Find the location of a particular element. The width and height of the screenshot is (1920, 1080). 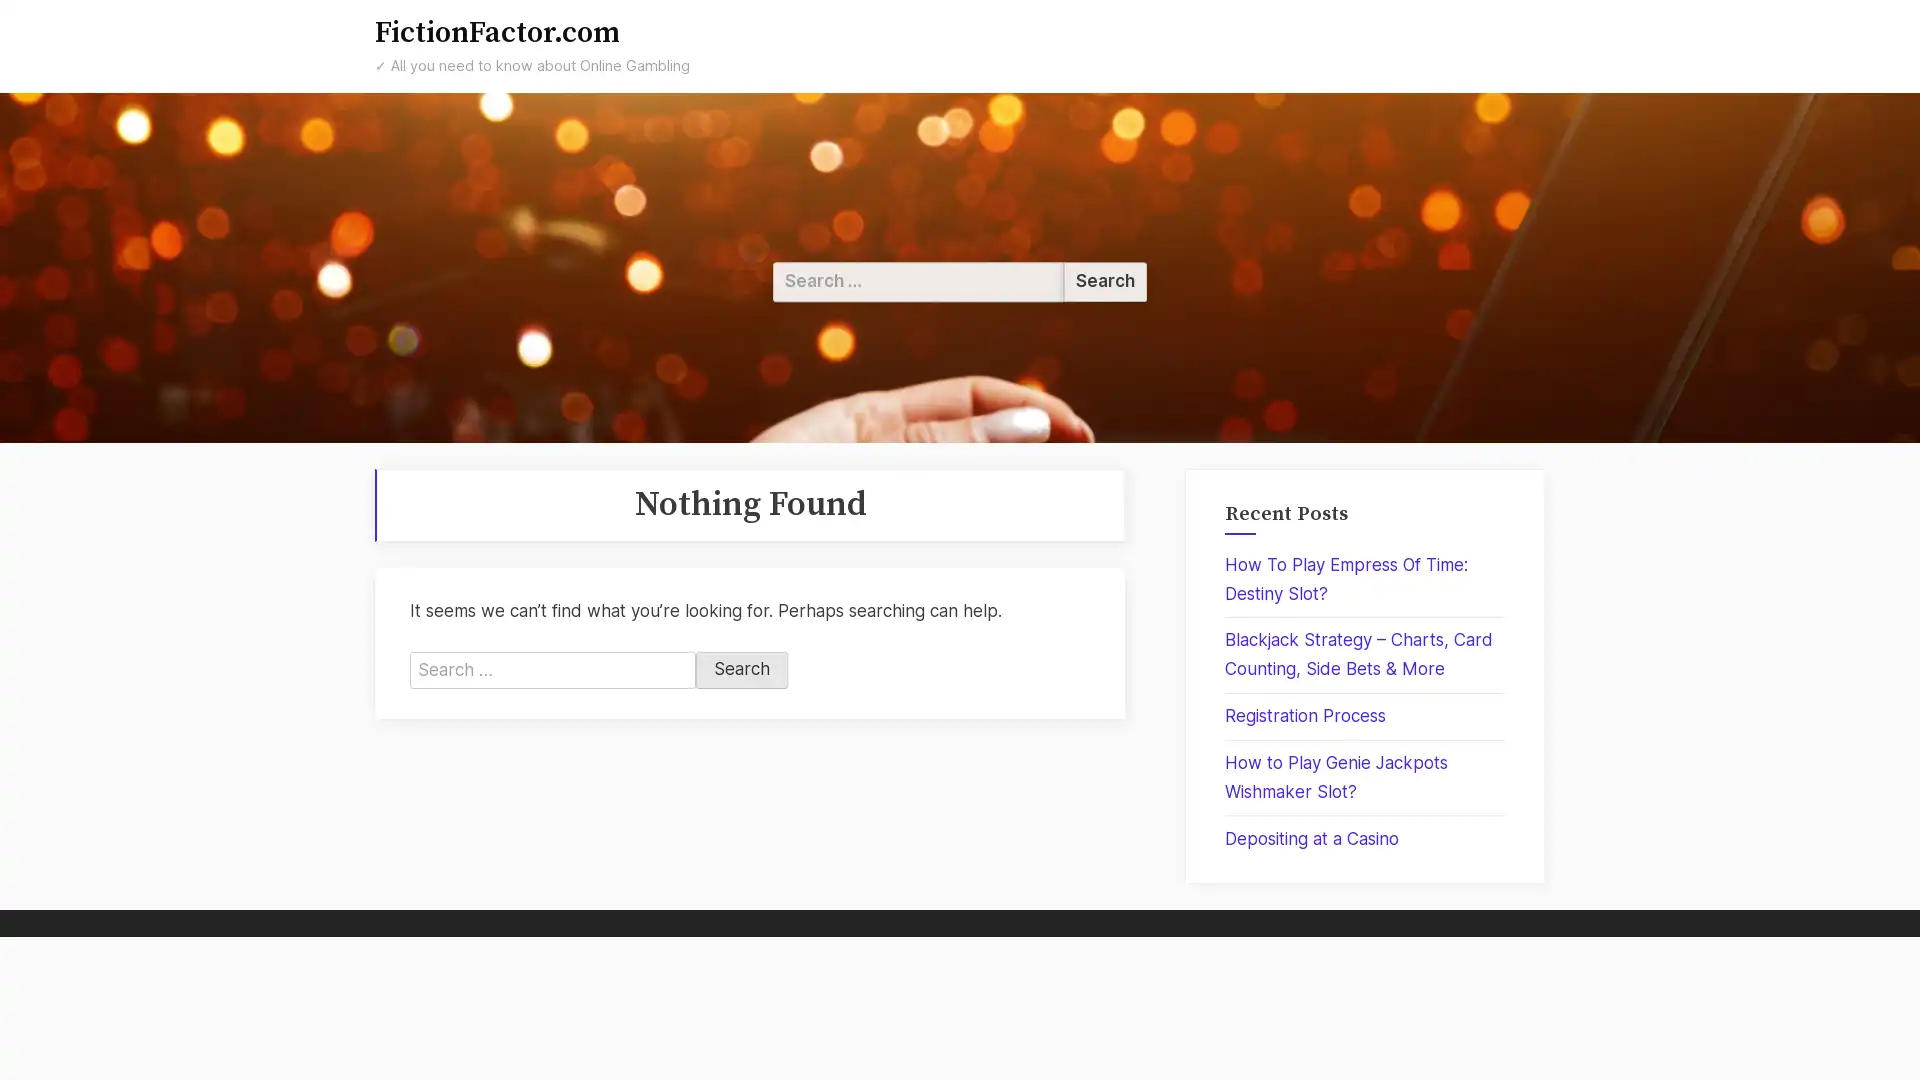

Search is located at coordinates (1104, 281).